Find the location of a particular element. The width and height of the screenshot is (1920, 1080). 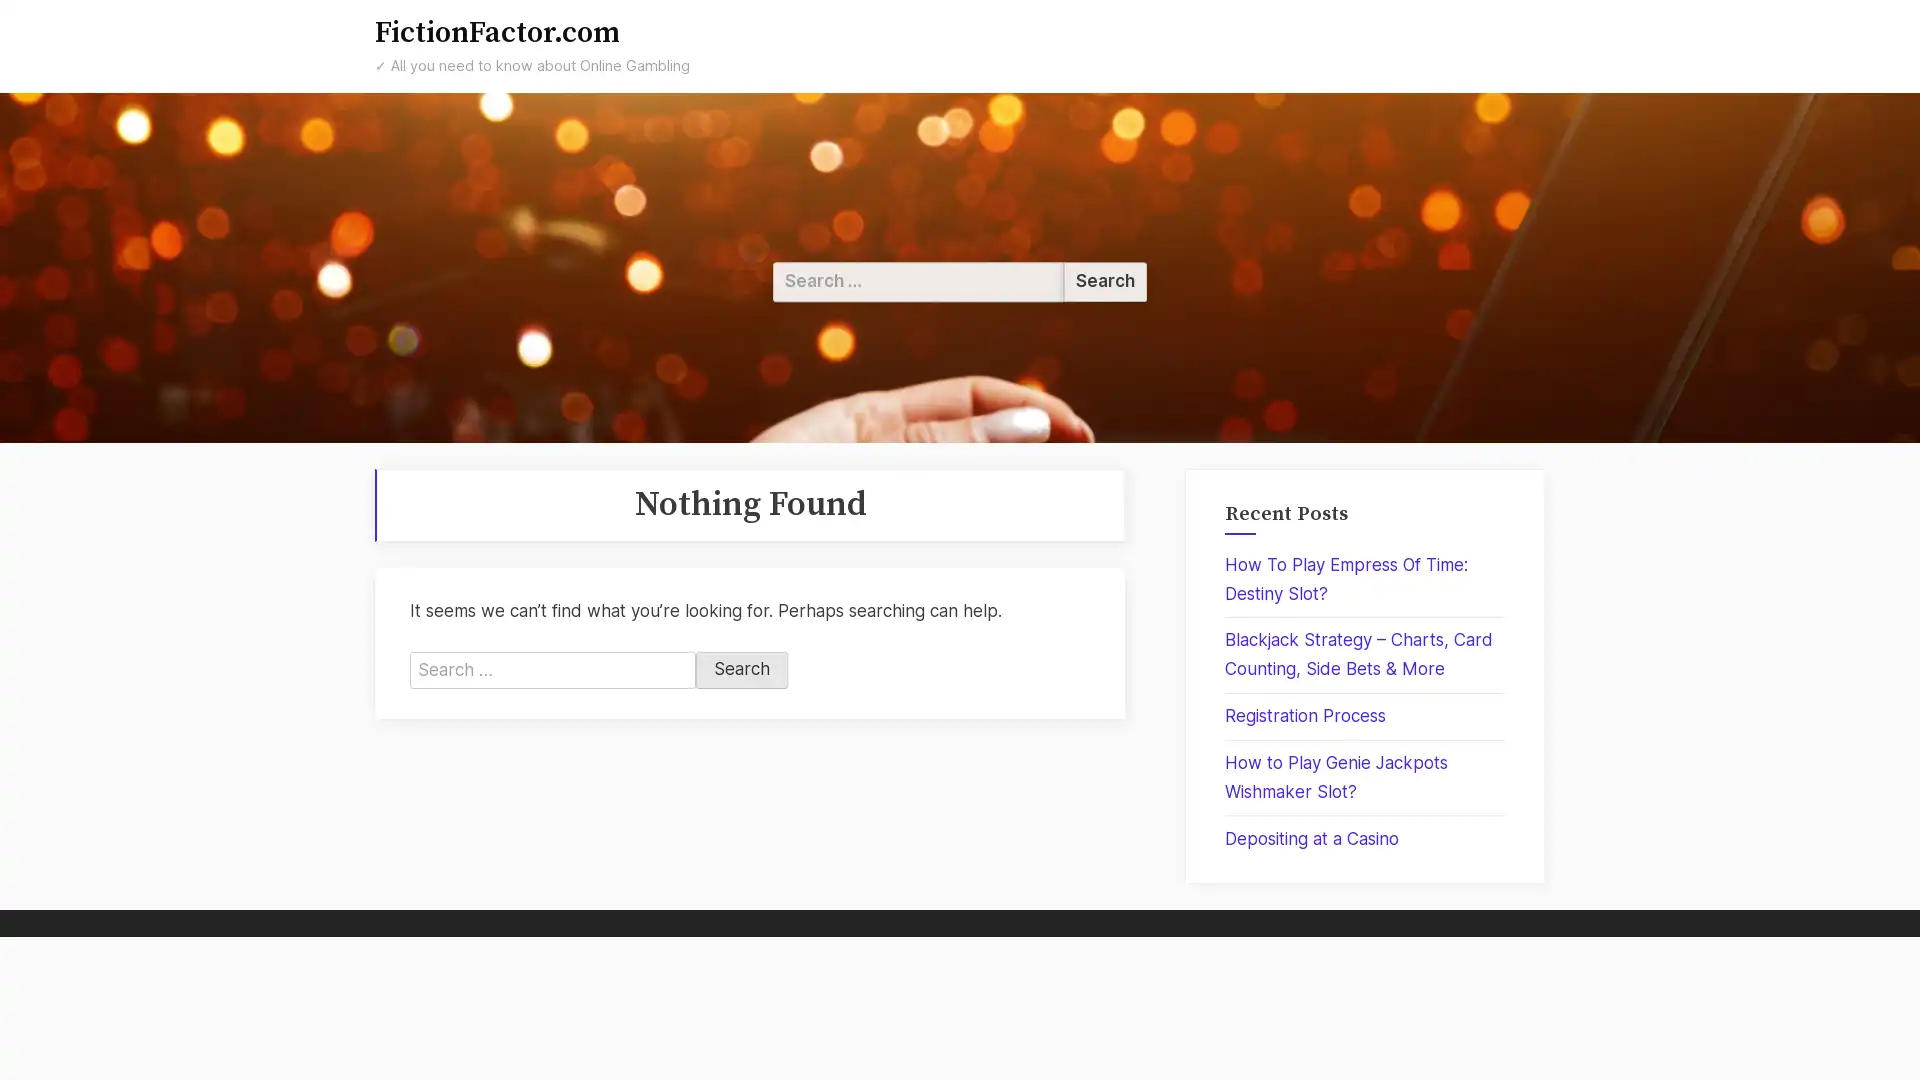

Search is located at coordinates (1104, 281).